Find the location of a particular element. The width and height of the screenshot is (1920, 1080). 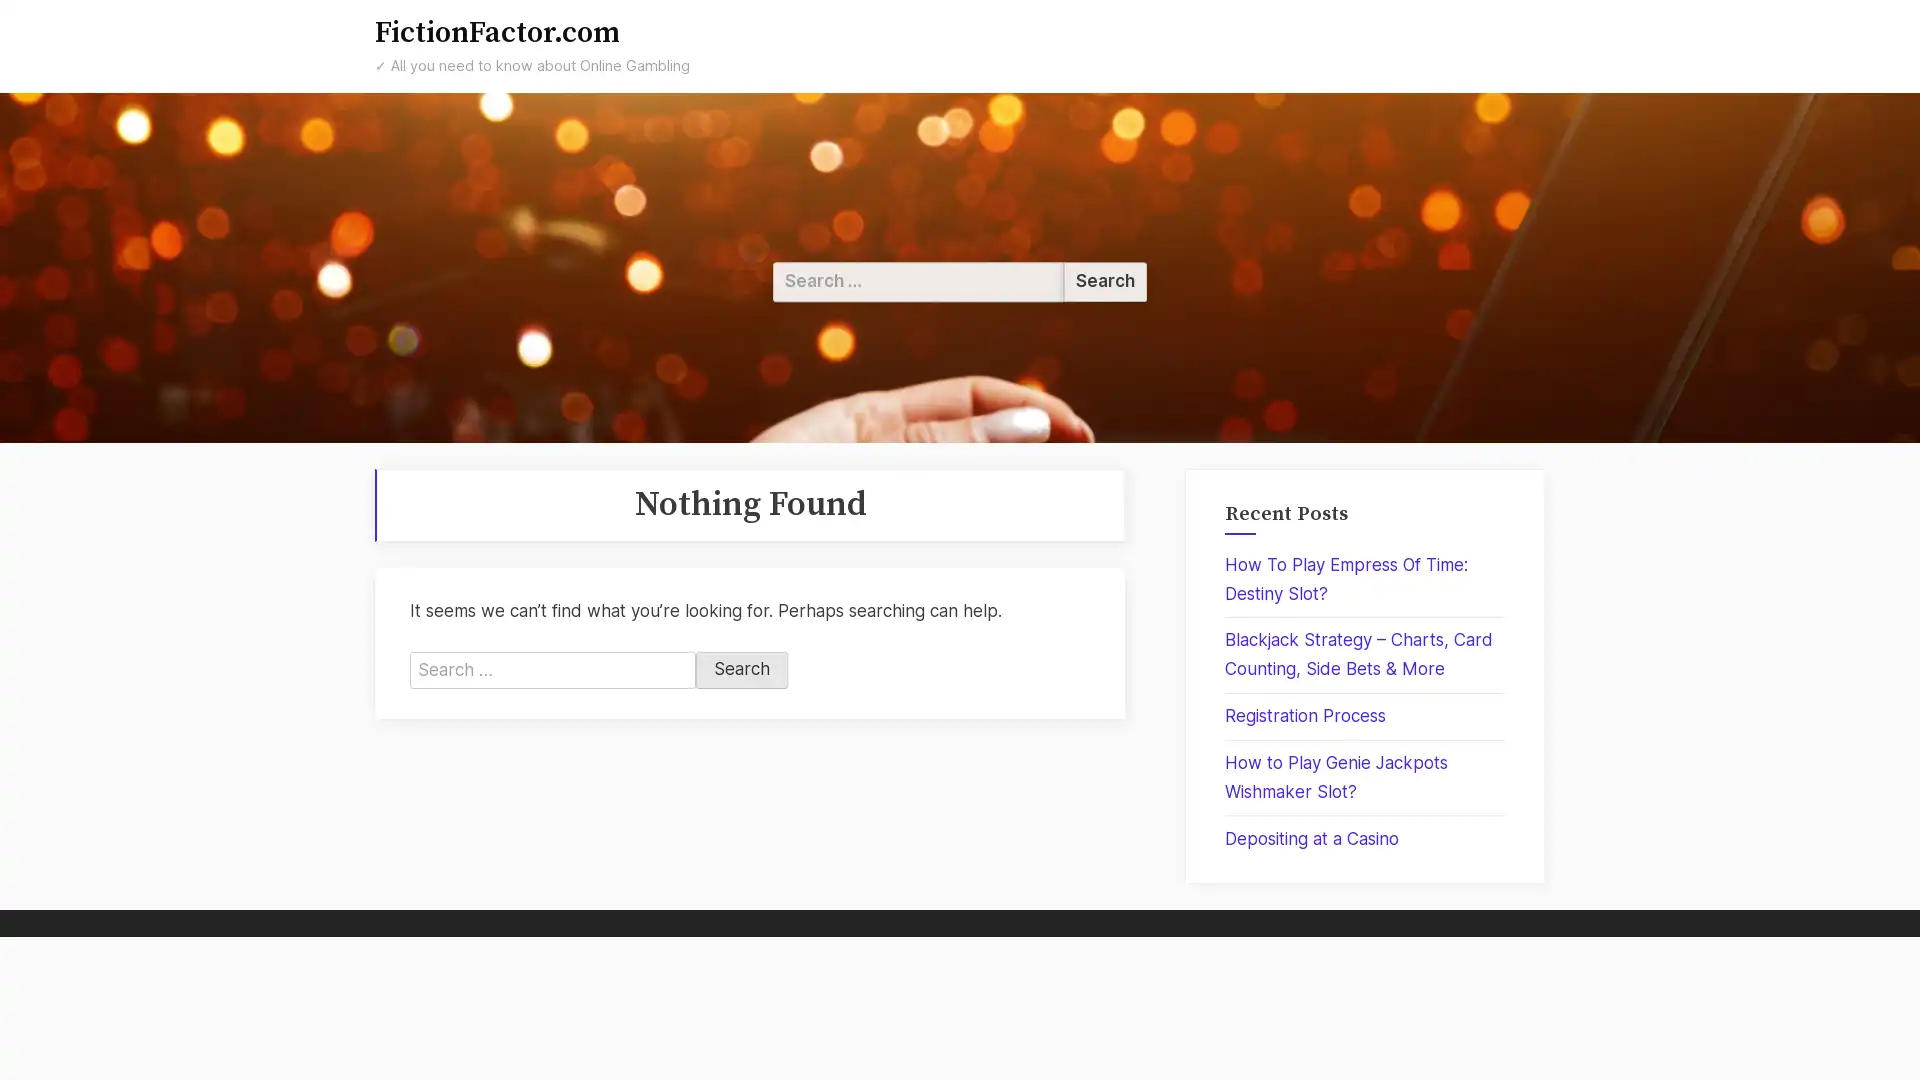

Search is located at coordinates (1104, 281).